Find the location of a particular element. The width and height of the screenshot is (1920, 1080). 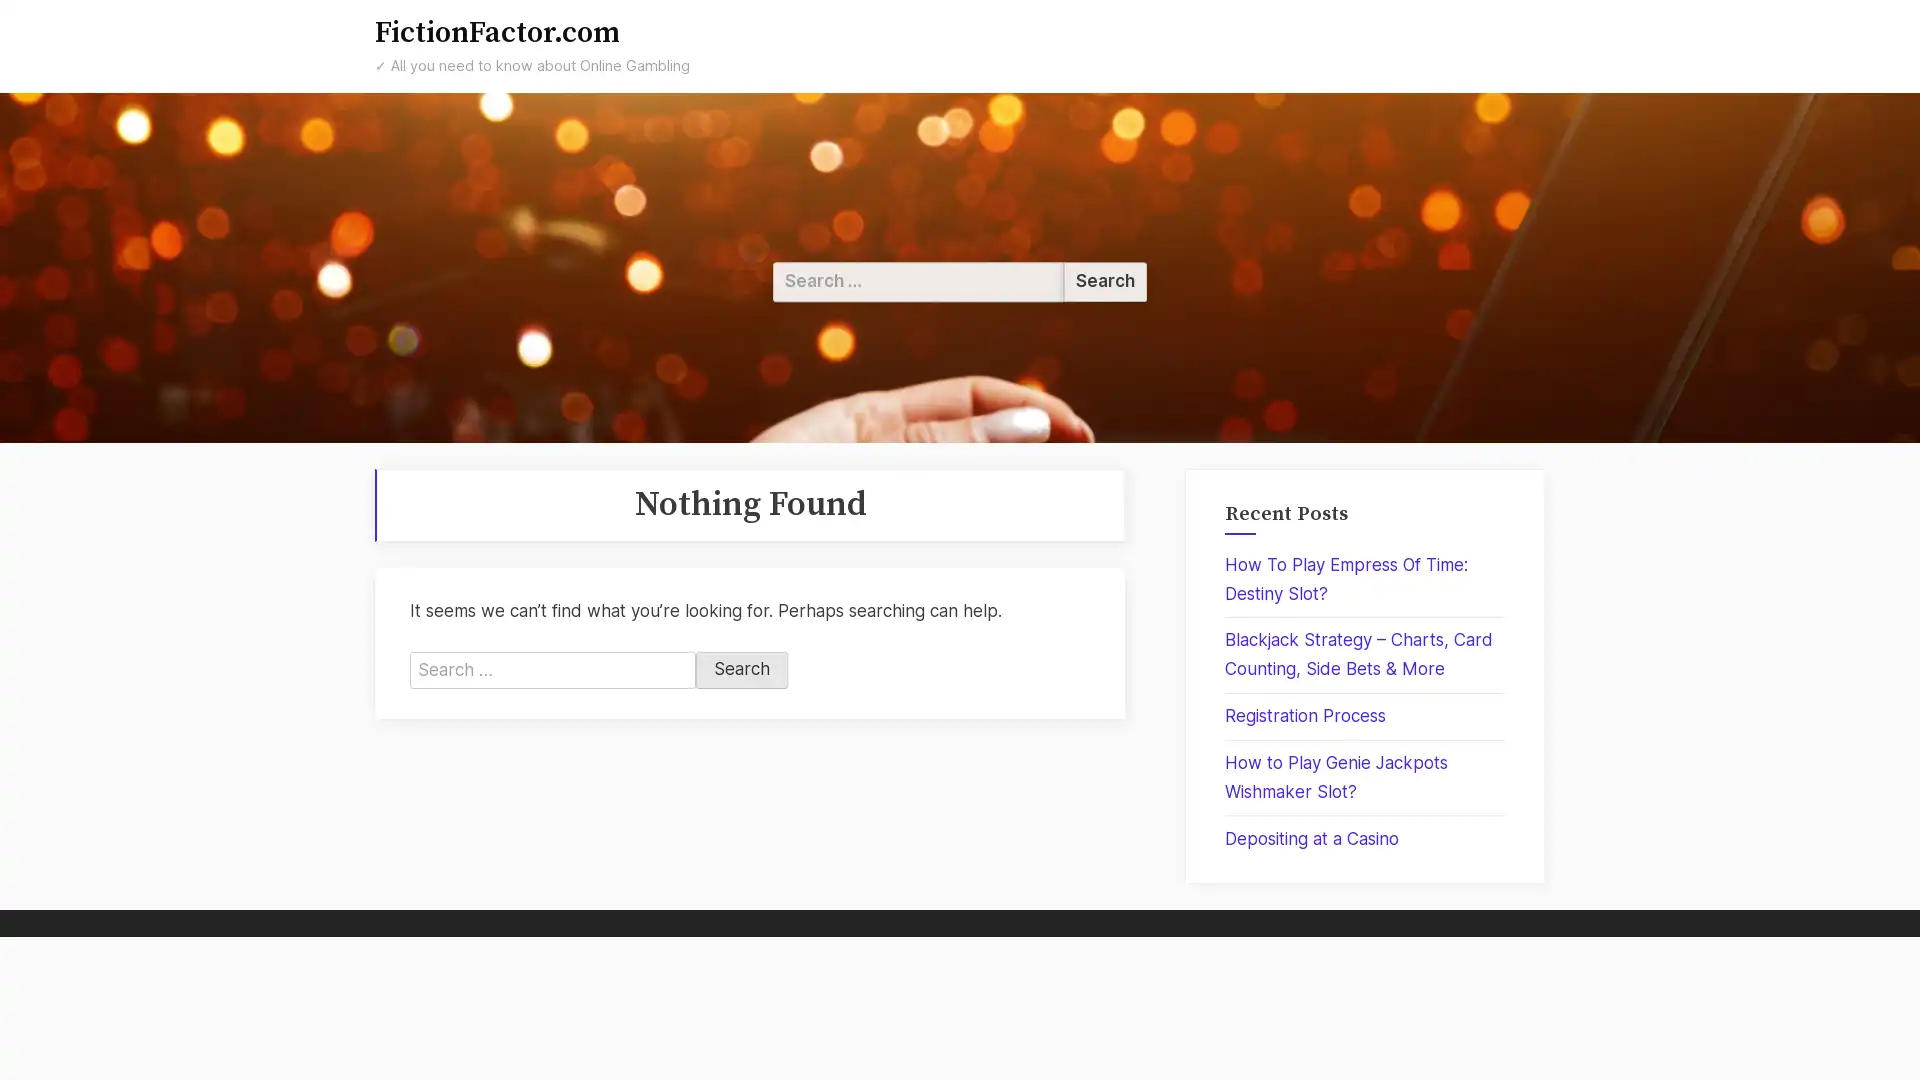

Search is located at coordinates (1104, 281).